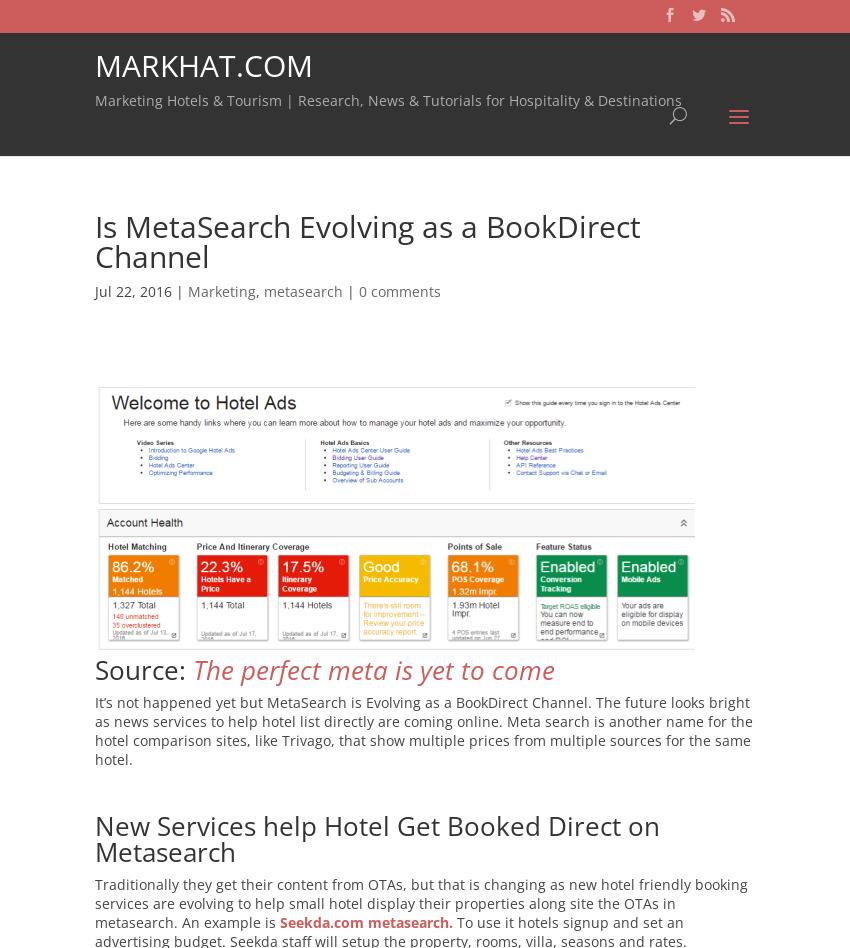  I want to click on 'Jul 22, 2016 |', so click(94, 291).